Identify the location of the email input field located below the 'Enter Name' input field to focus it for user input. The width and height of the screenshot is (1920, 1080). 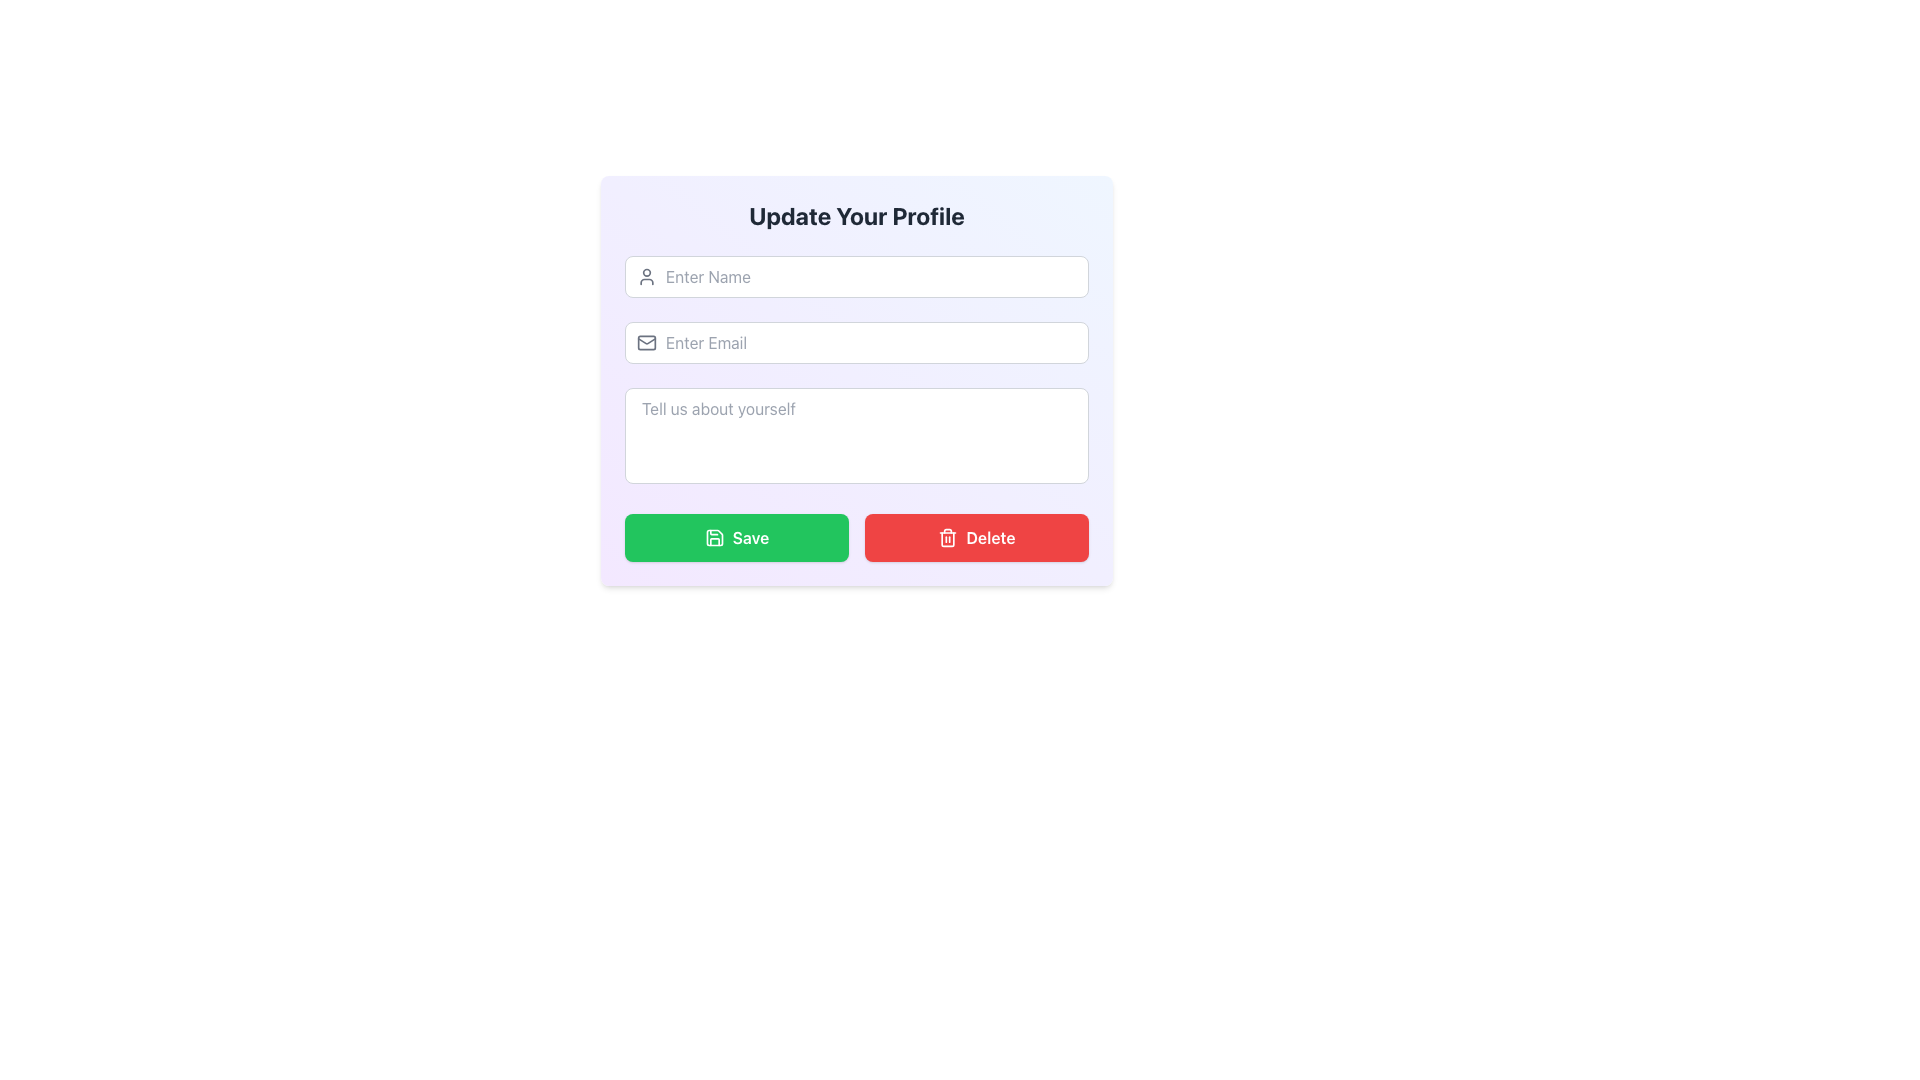
(857, 342).